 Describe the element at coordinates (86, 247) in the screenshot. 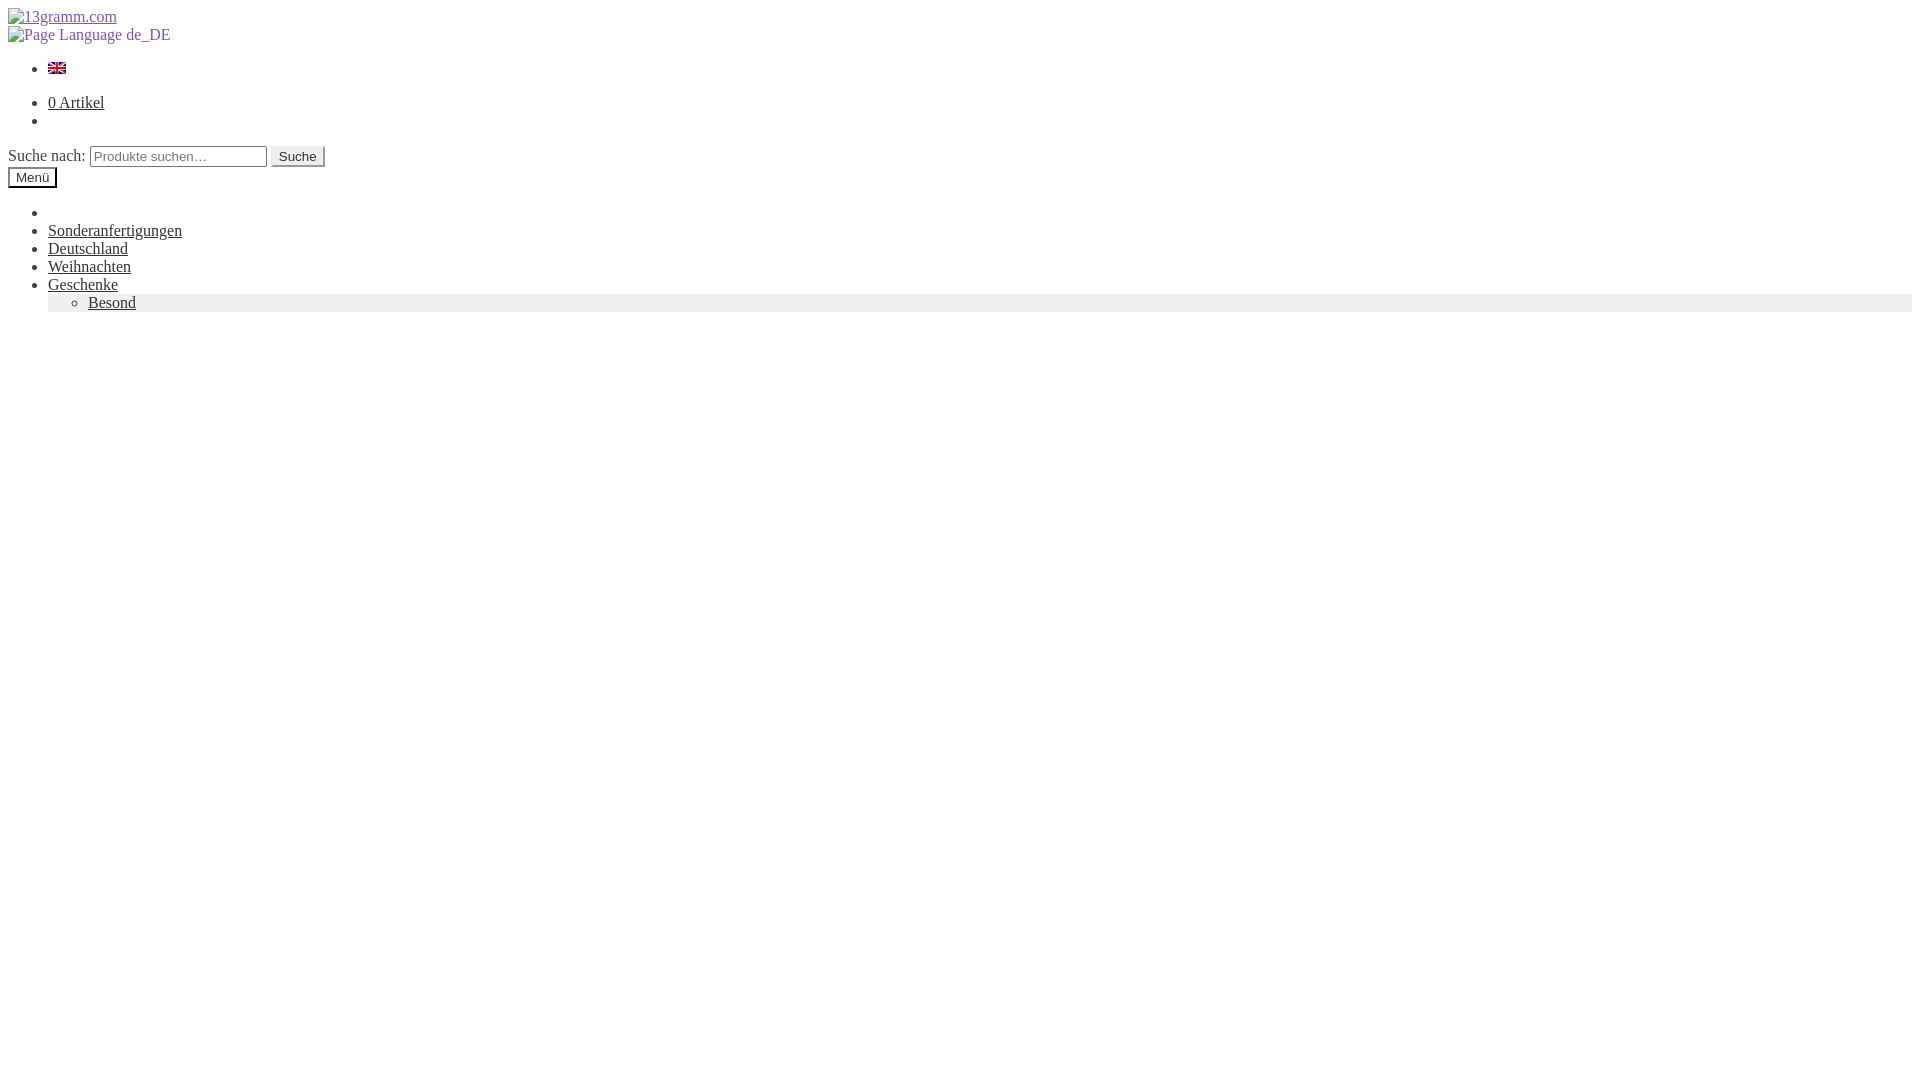

I see `'Deutschland'` at that location.